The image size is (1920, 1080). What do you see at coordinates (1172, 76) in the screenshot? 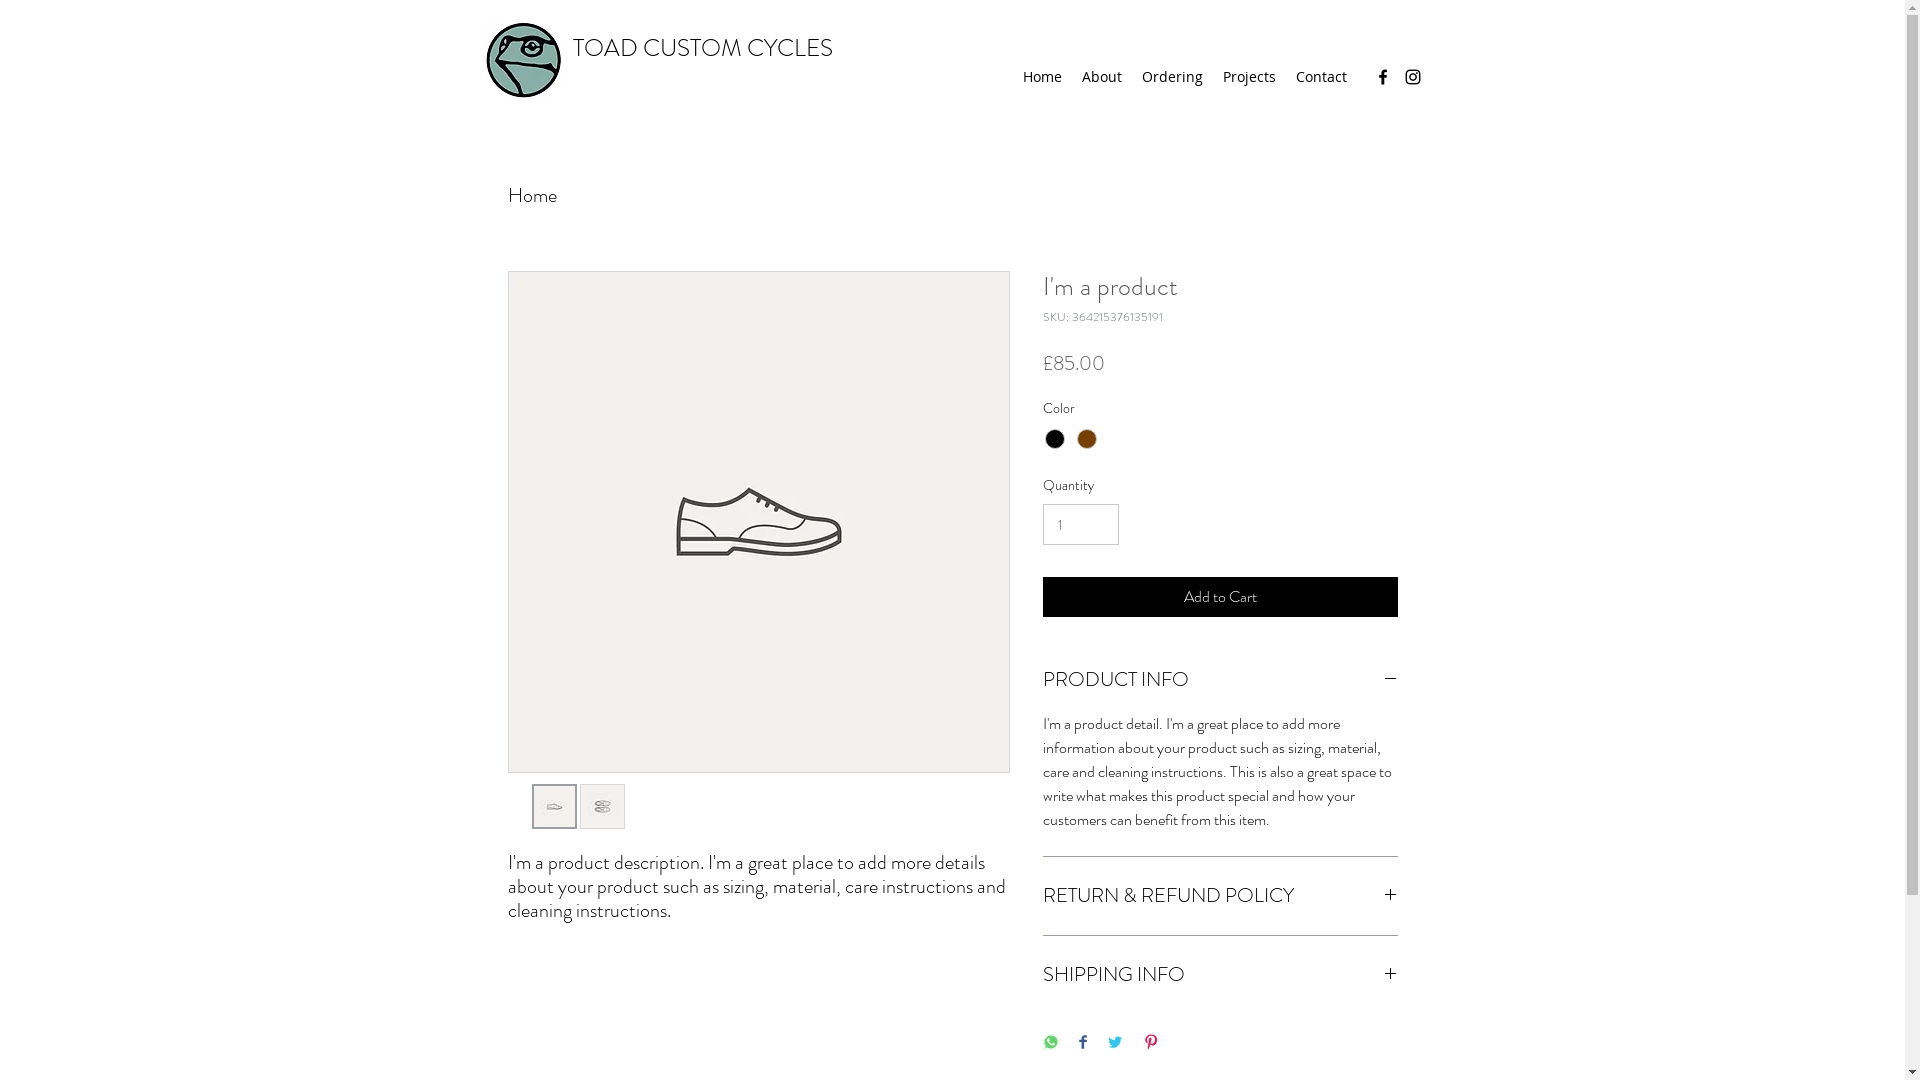
I see `'Ordering'` at bounding box center [1172, 76].